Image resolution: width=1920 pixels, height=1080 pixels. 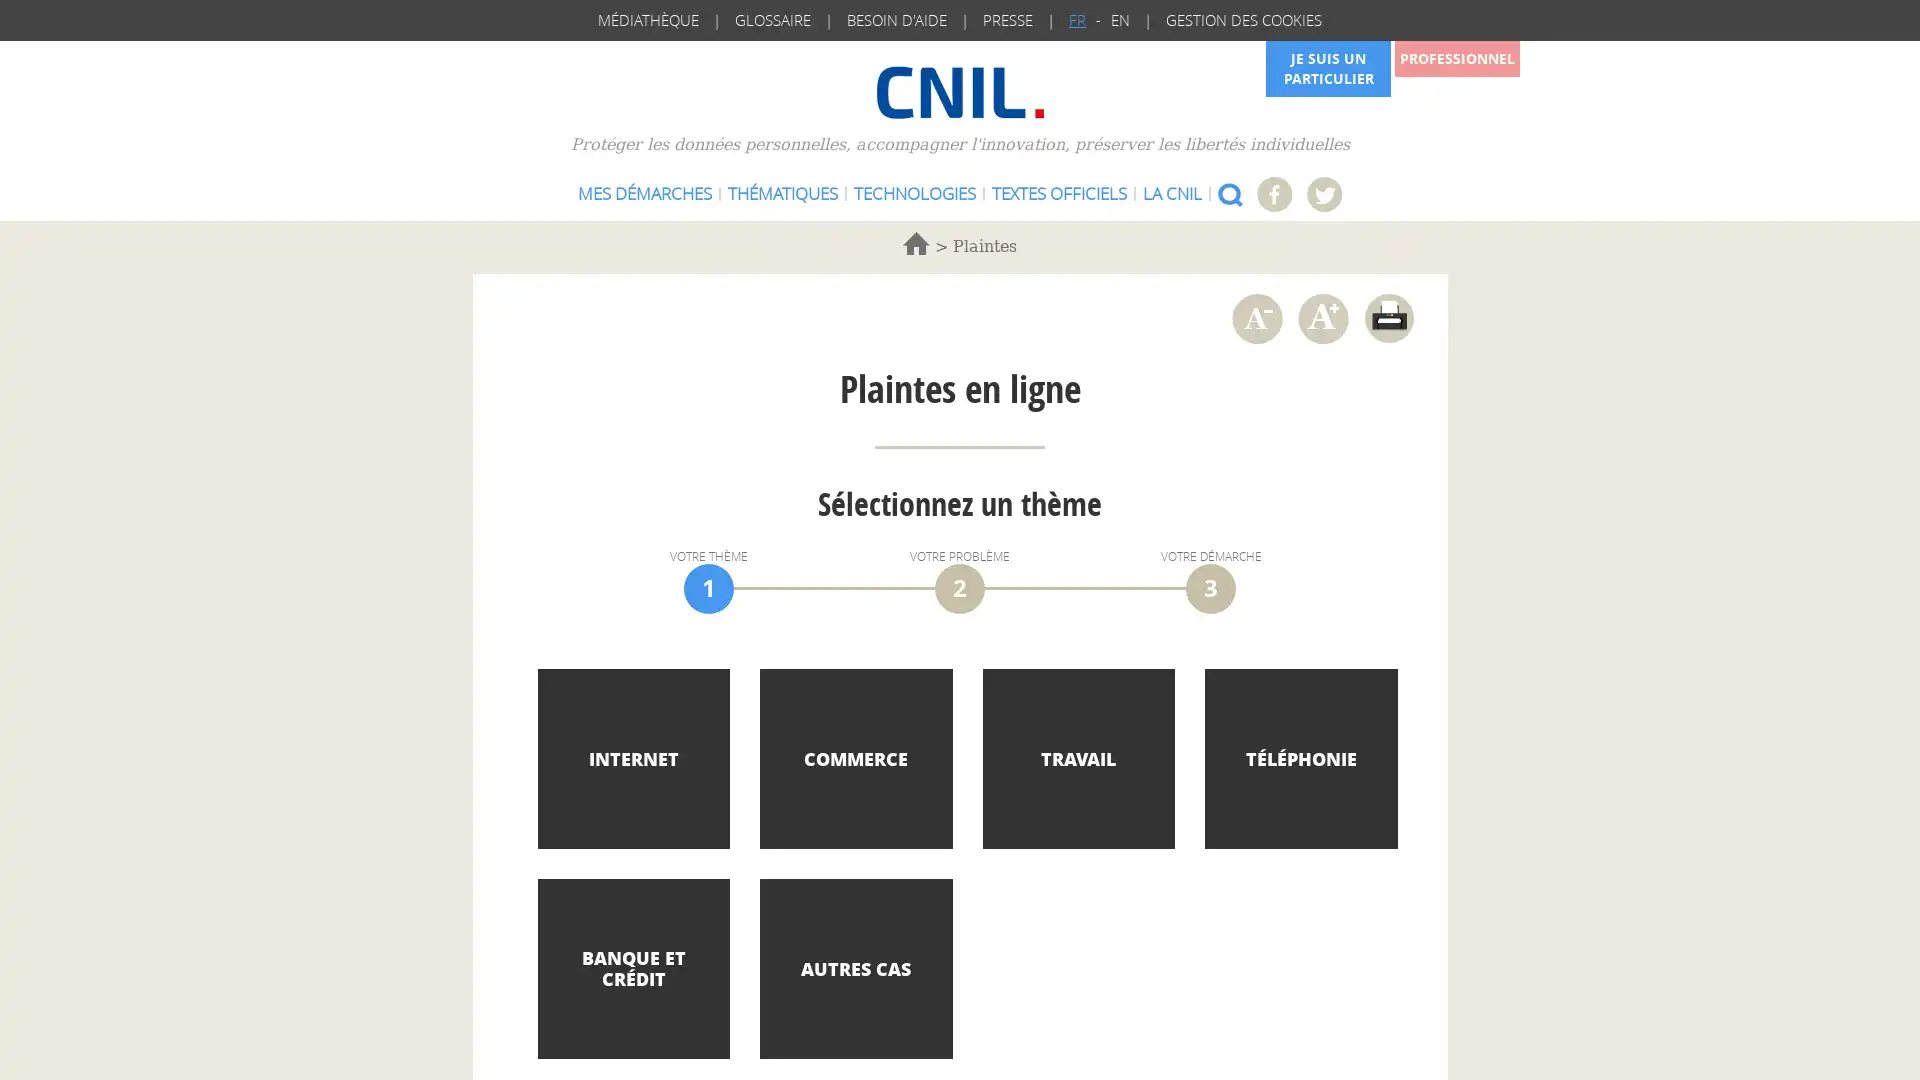 I want to click on Augmenter la taille de la police de caractere, so click(x=1322, y=317).